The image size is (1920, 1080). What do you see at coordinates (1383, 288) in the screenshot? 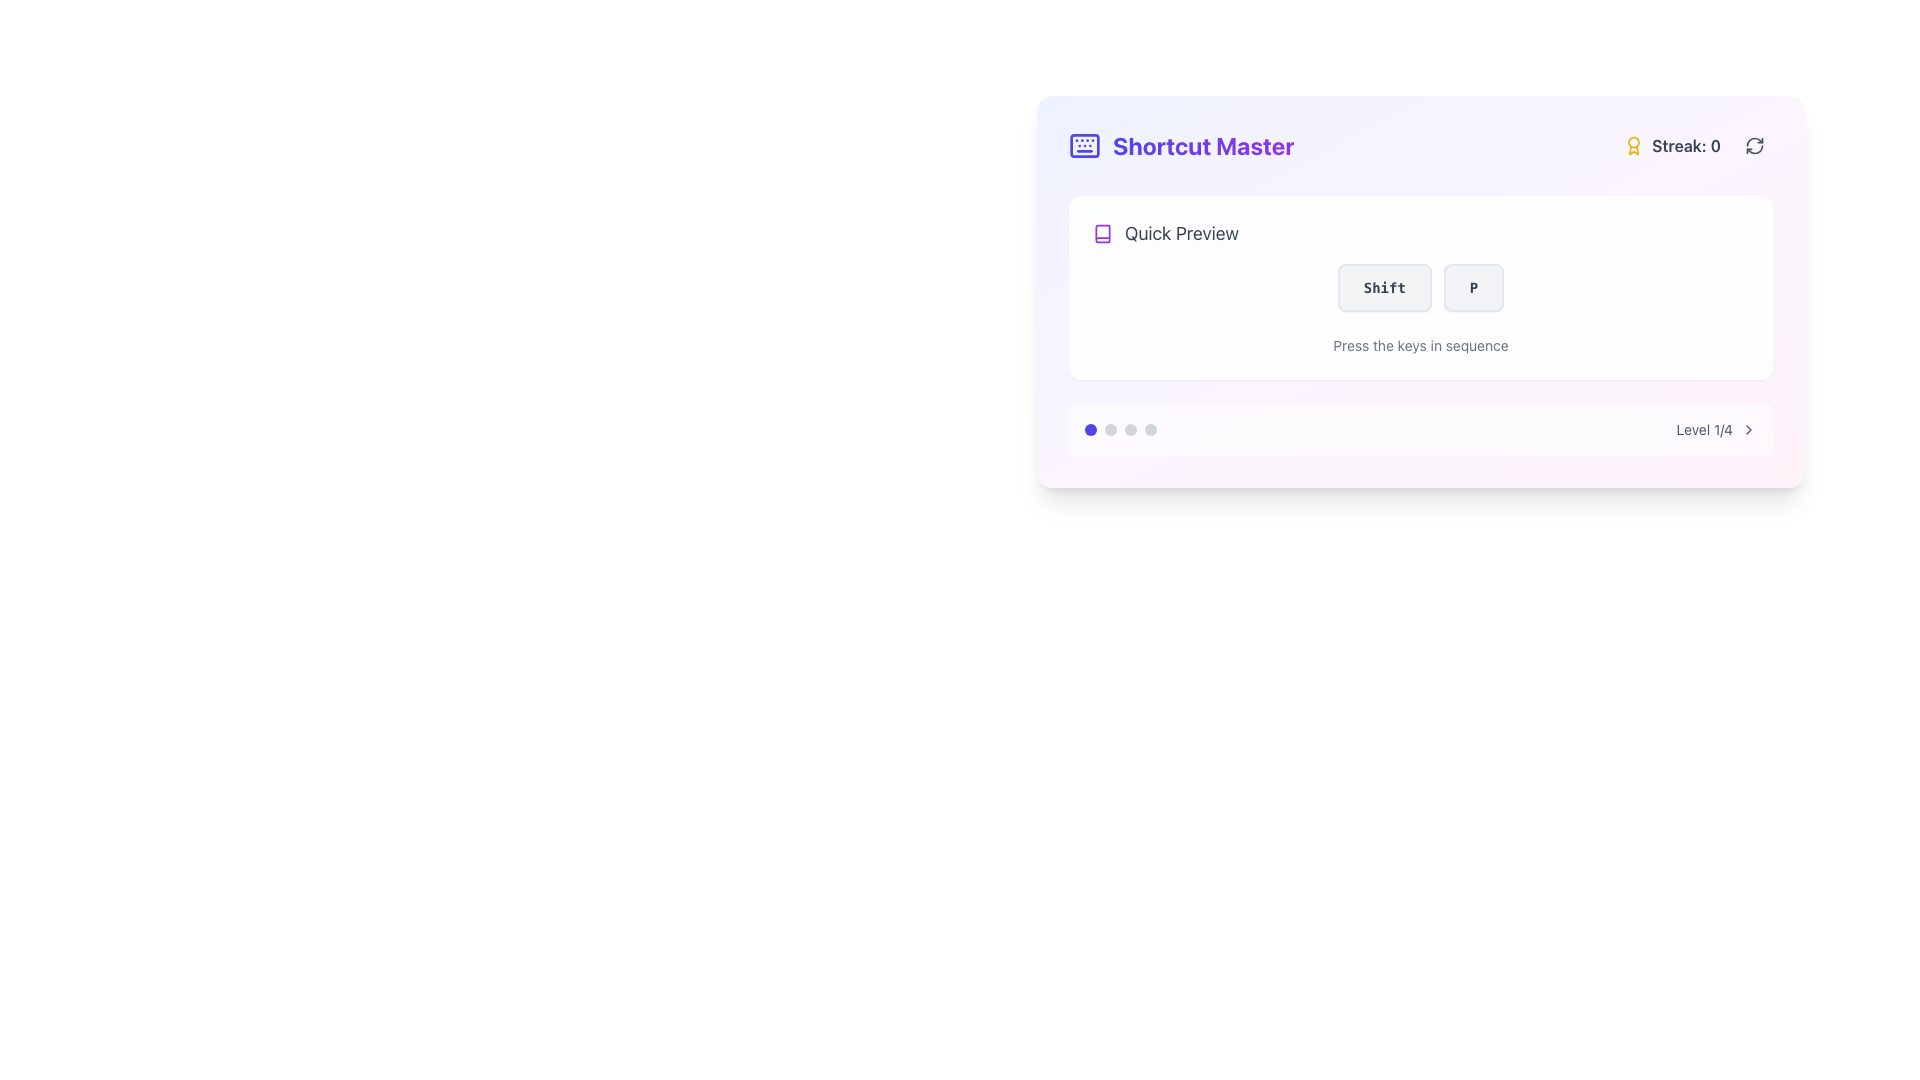
I see `the 'Shift' button` at bounding box center [1383, 288].